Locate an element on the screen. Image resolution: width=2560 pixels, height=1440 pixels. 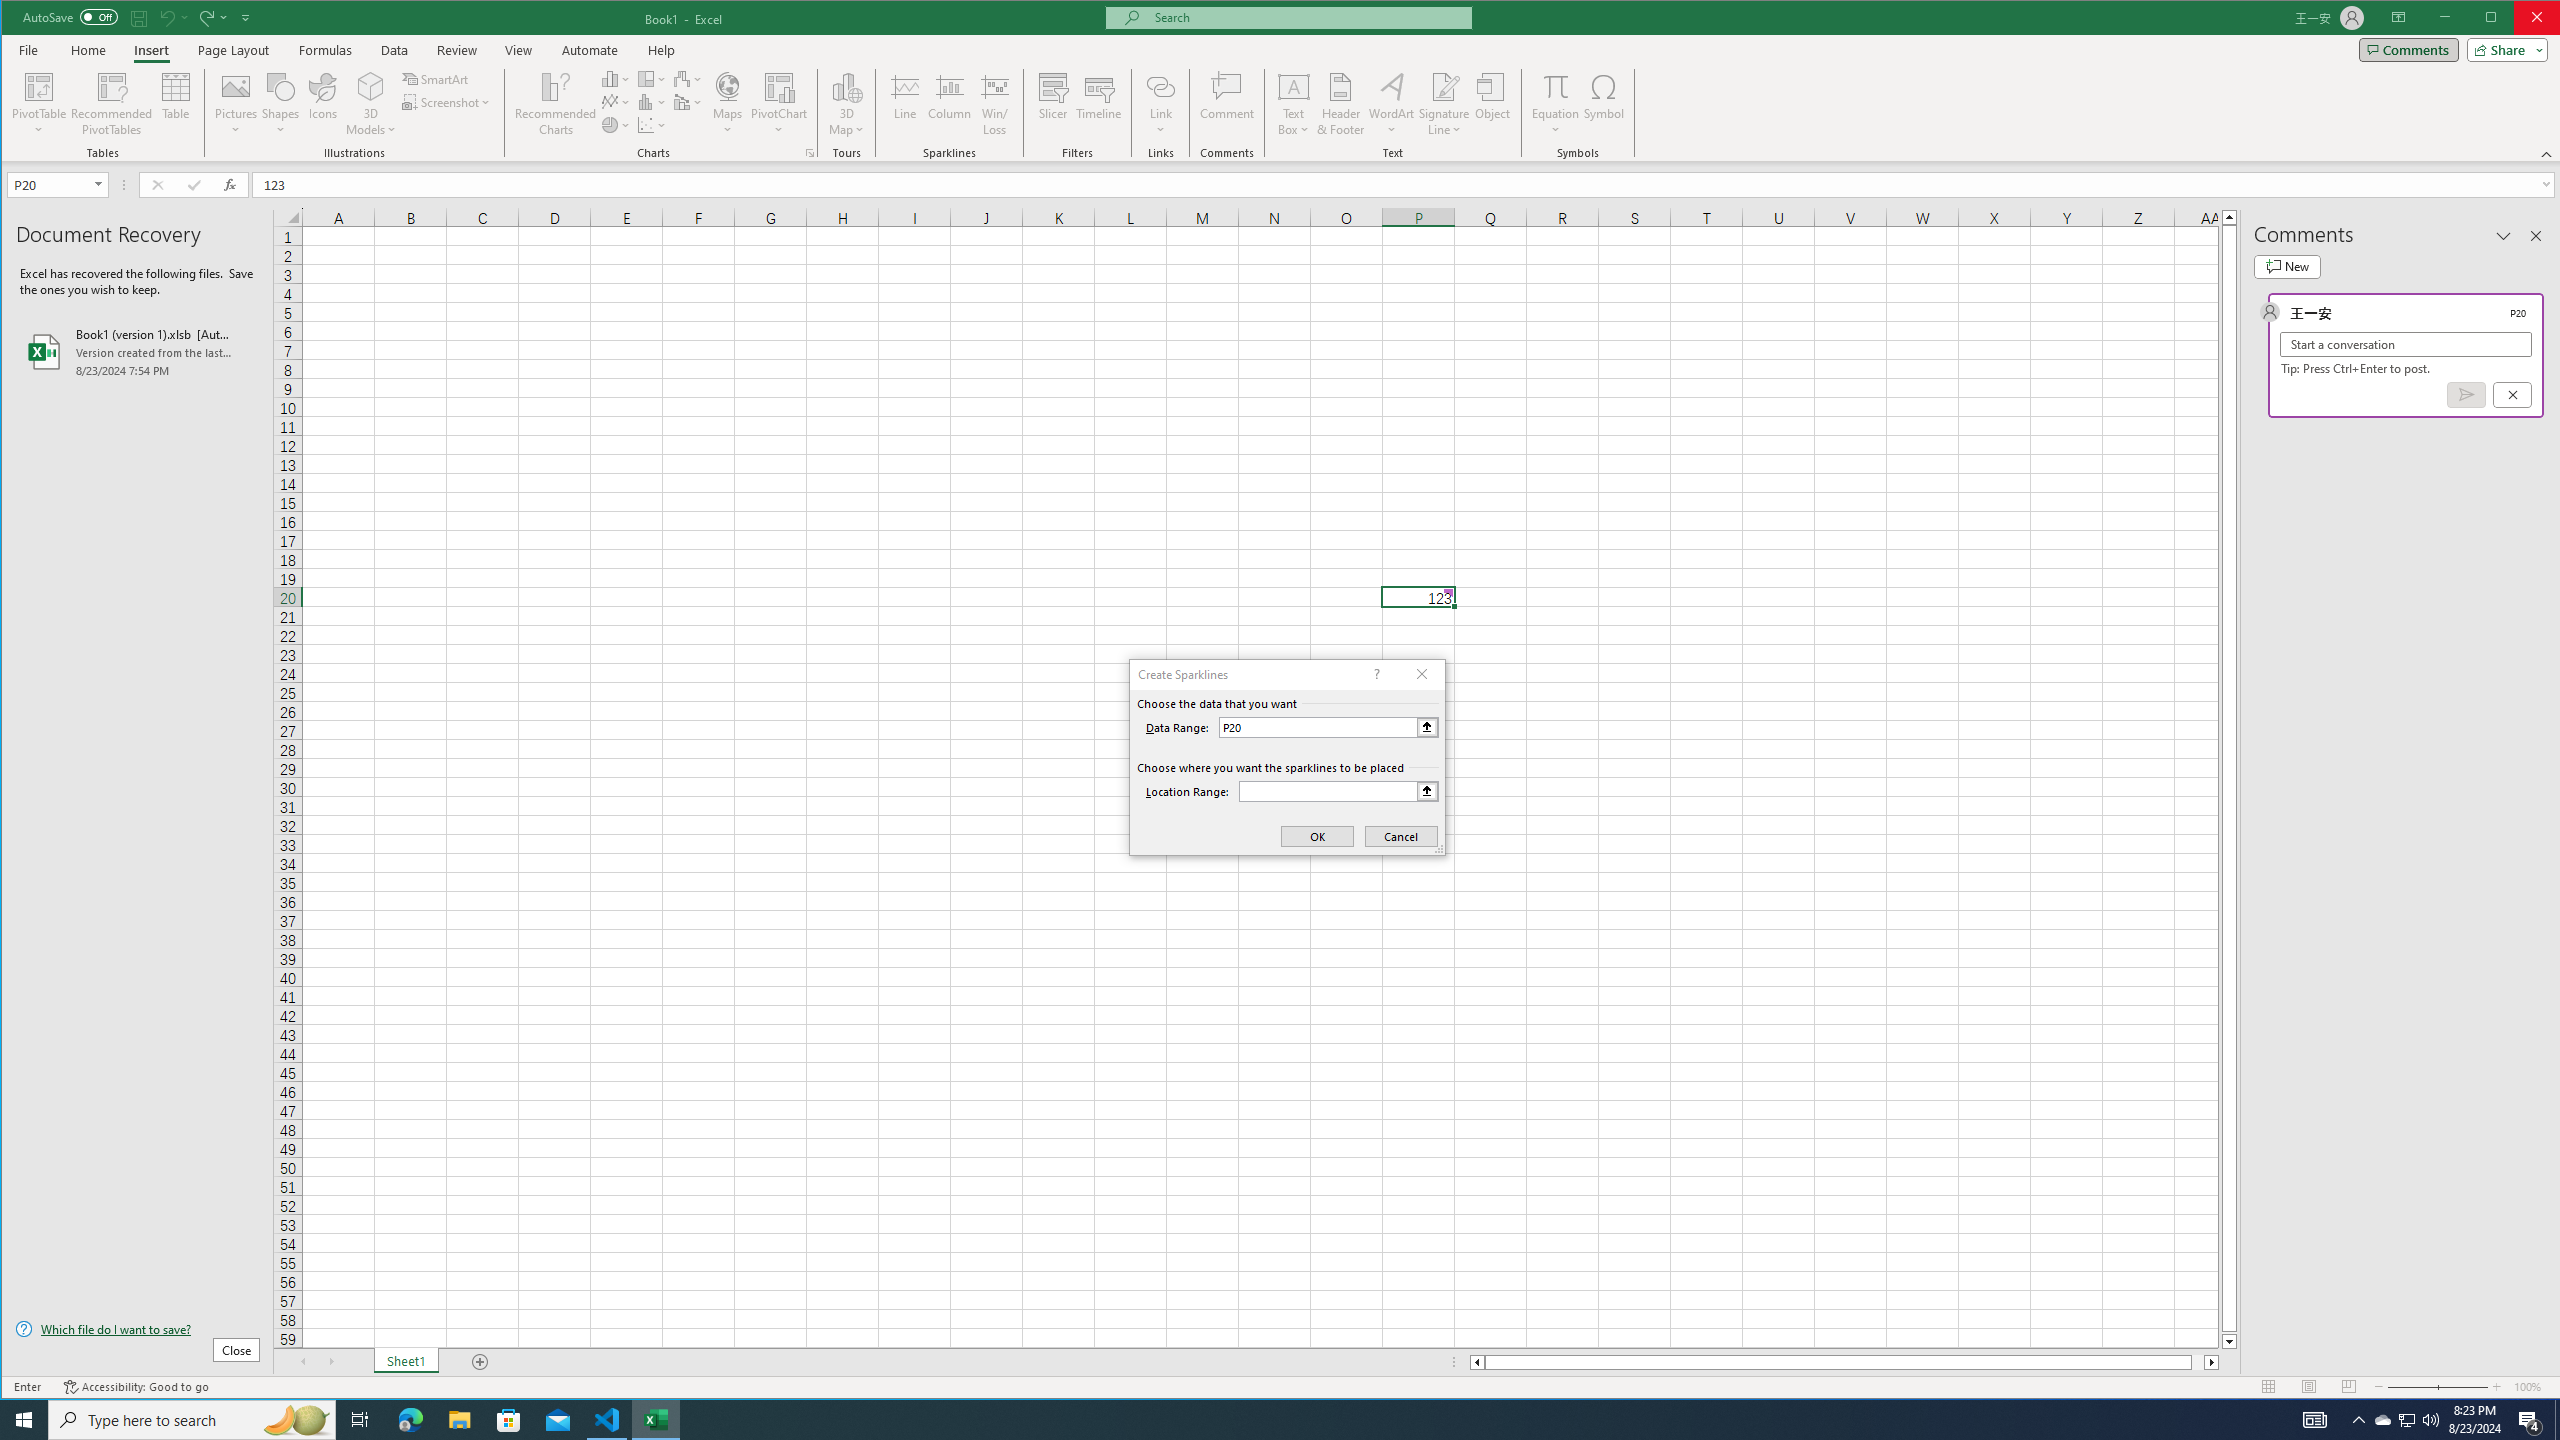
'Screenshot' is located at coordinates (448, 102).